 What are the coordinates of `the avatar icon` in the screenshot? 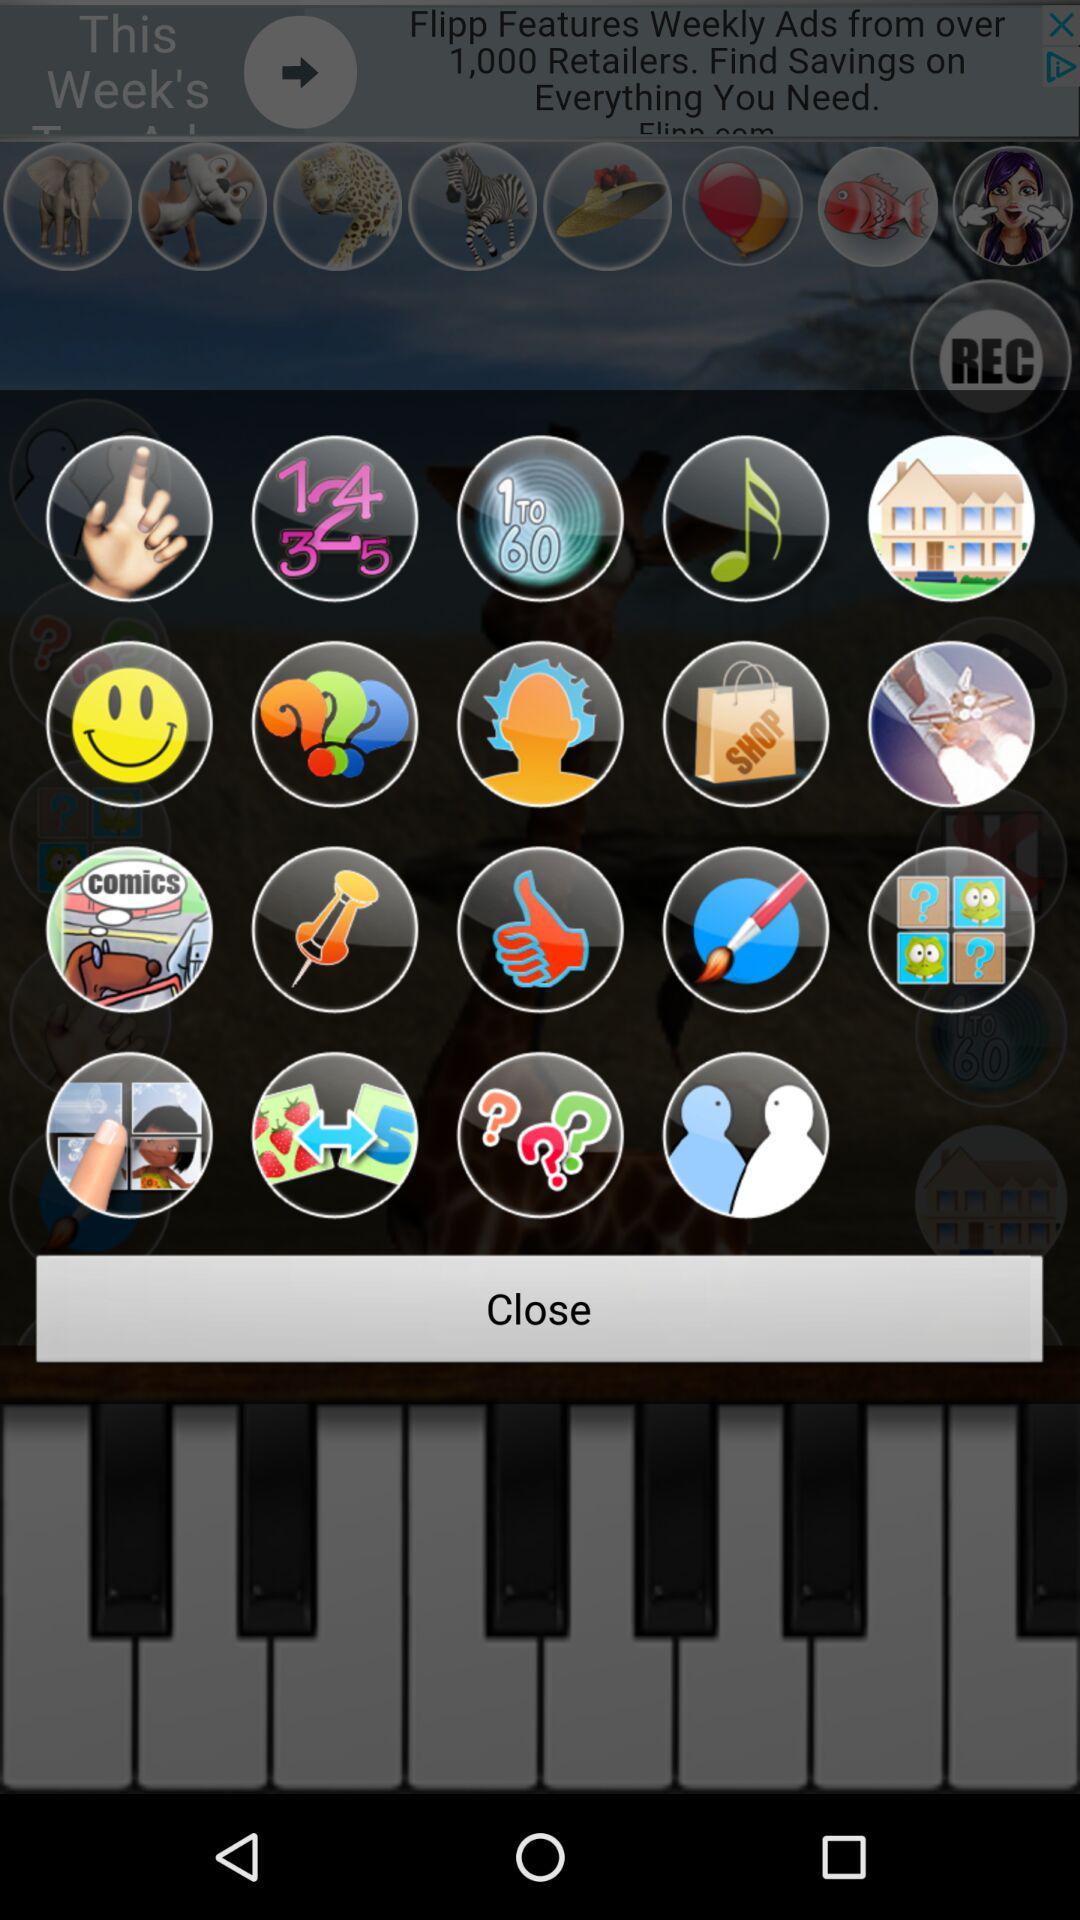 It's located at (540, 774).